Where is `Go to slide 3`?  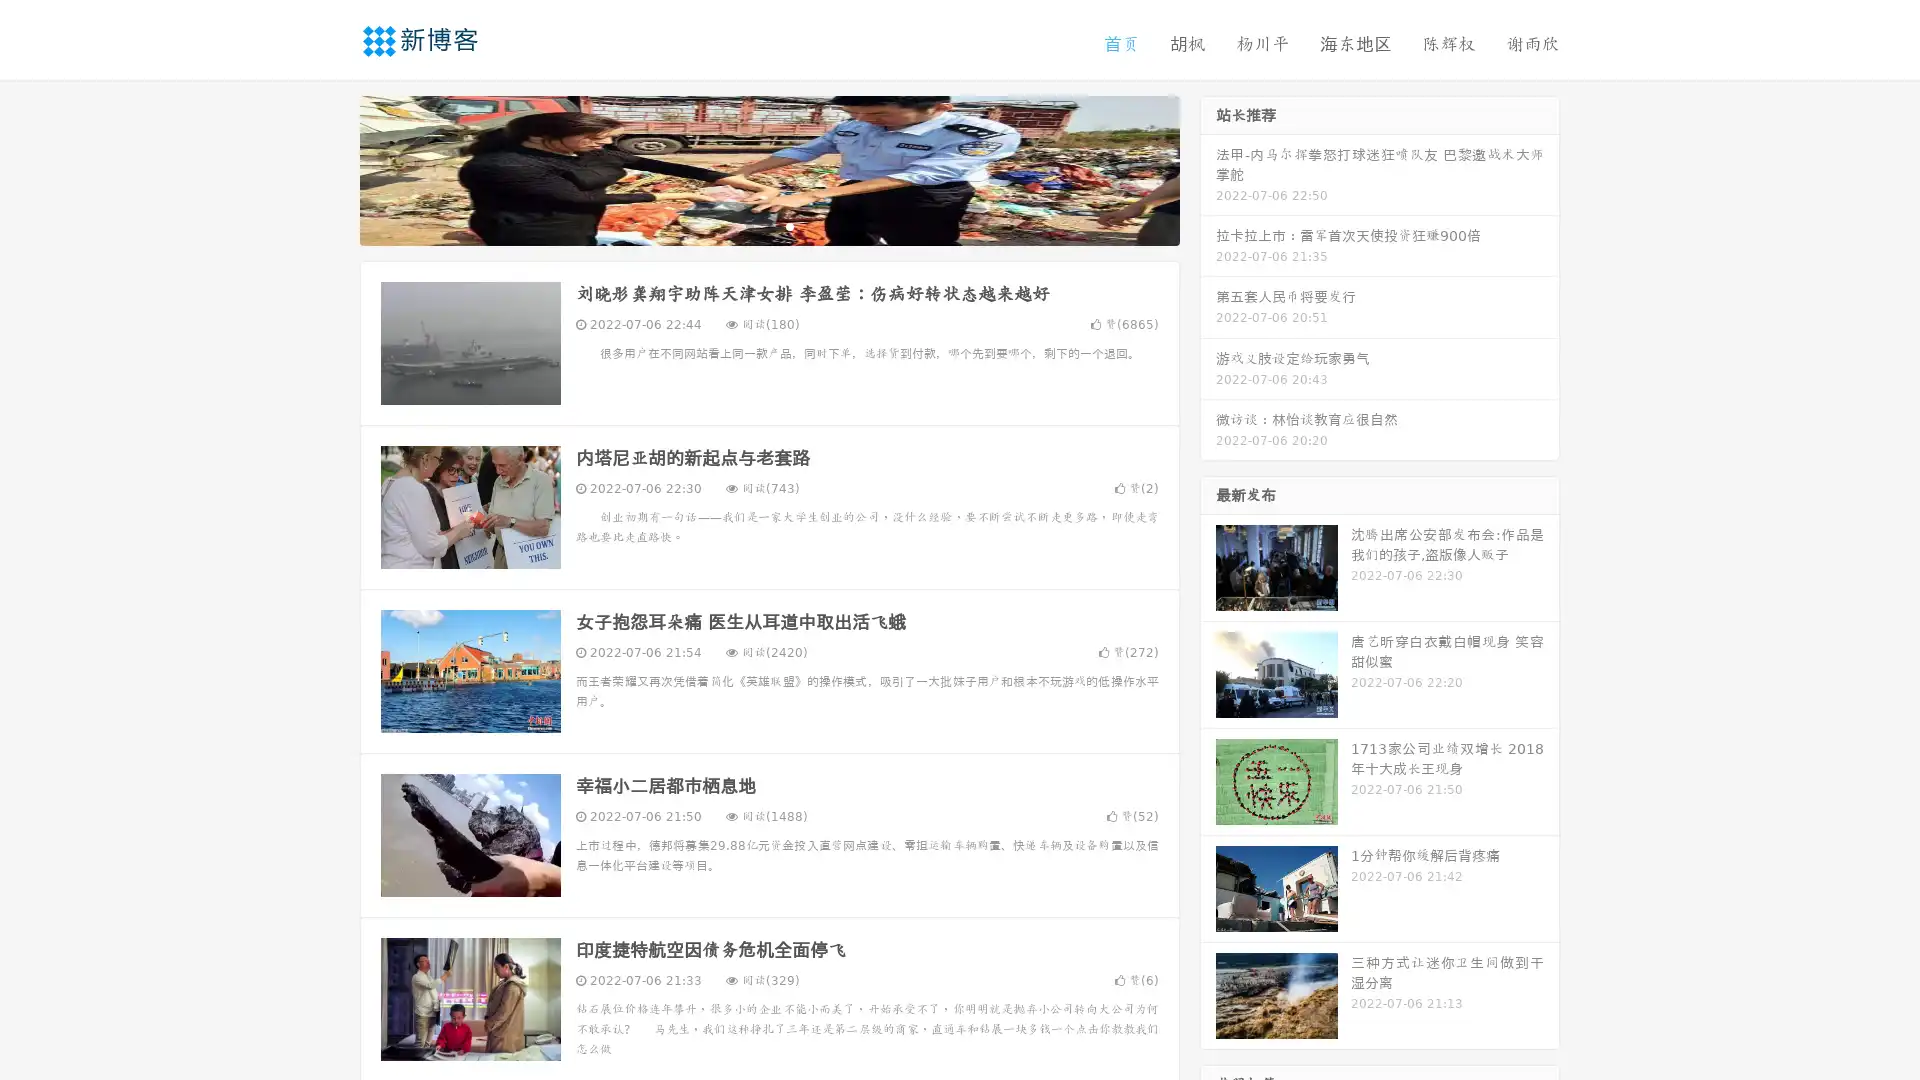
Go to slide 3 is located at coordinates (789, 225).